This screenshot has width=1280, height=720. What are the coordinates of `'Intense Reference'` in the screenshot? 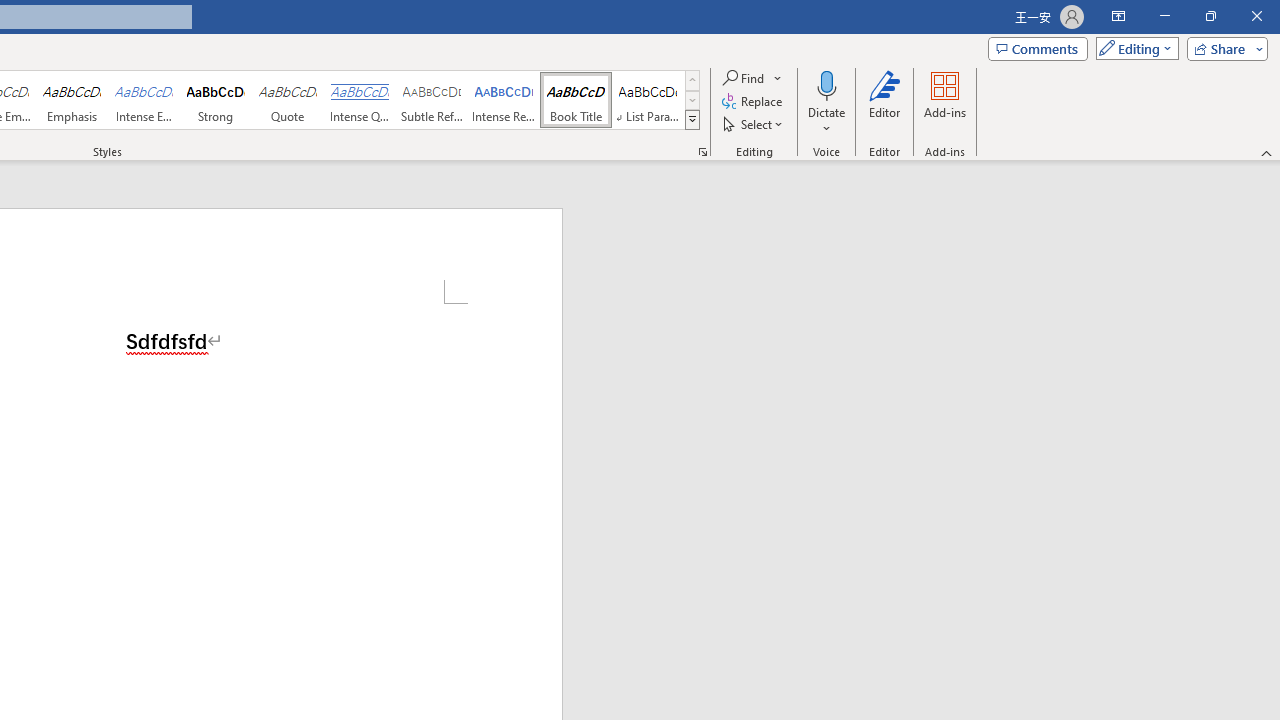 It's located at (504, 100).